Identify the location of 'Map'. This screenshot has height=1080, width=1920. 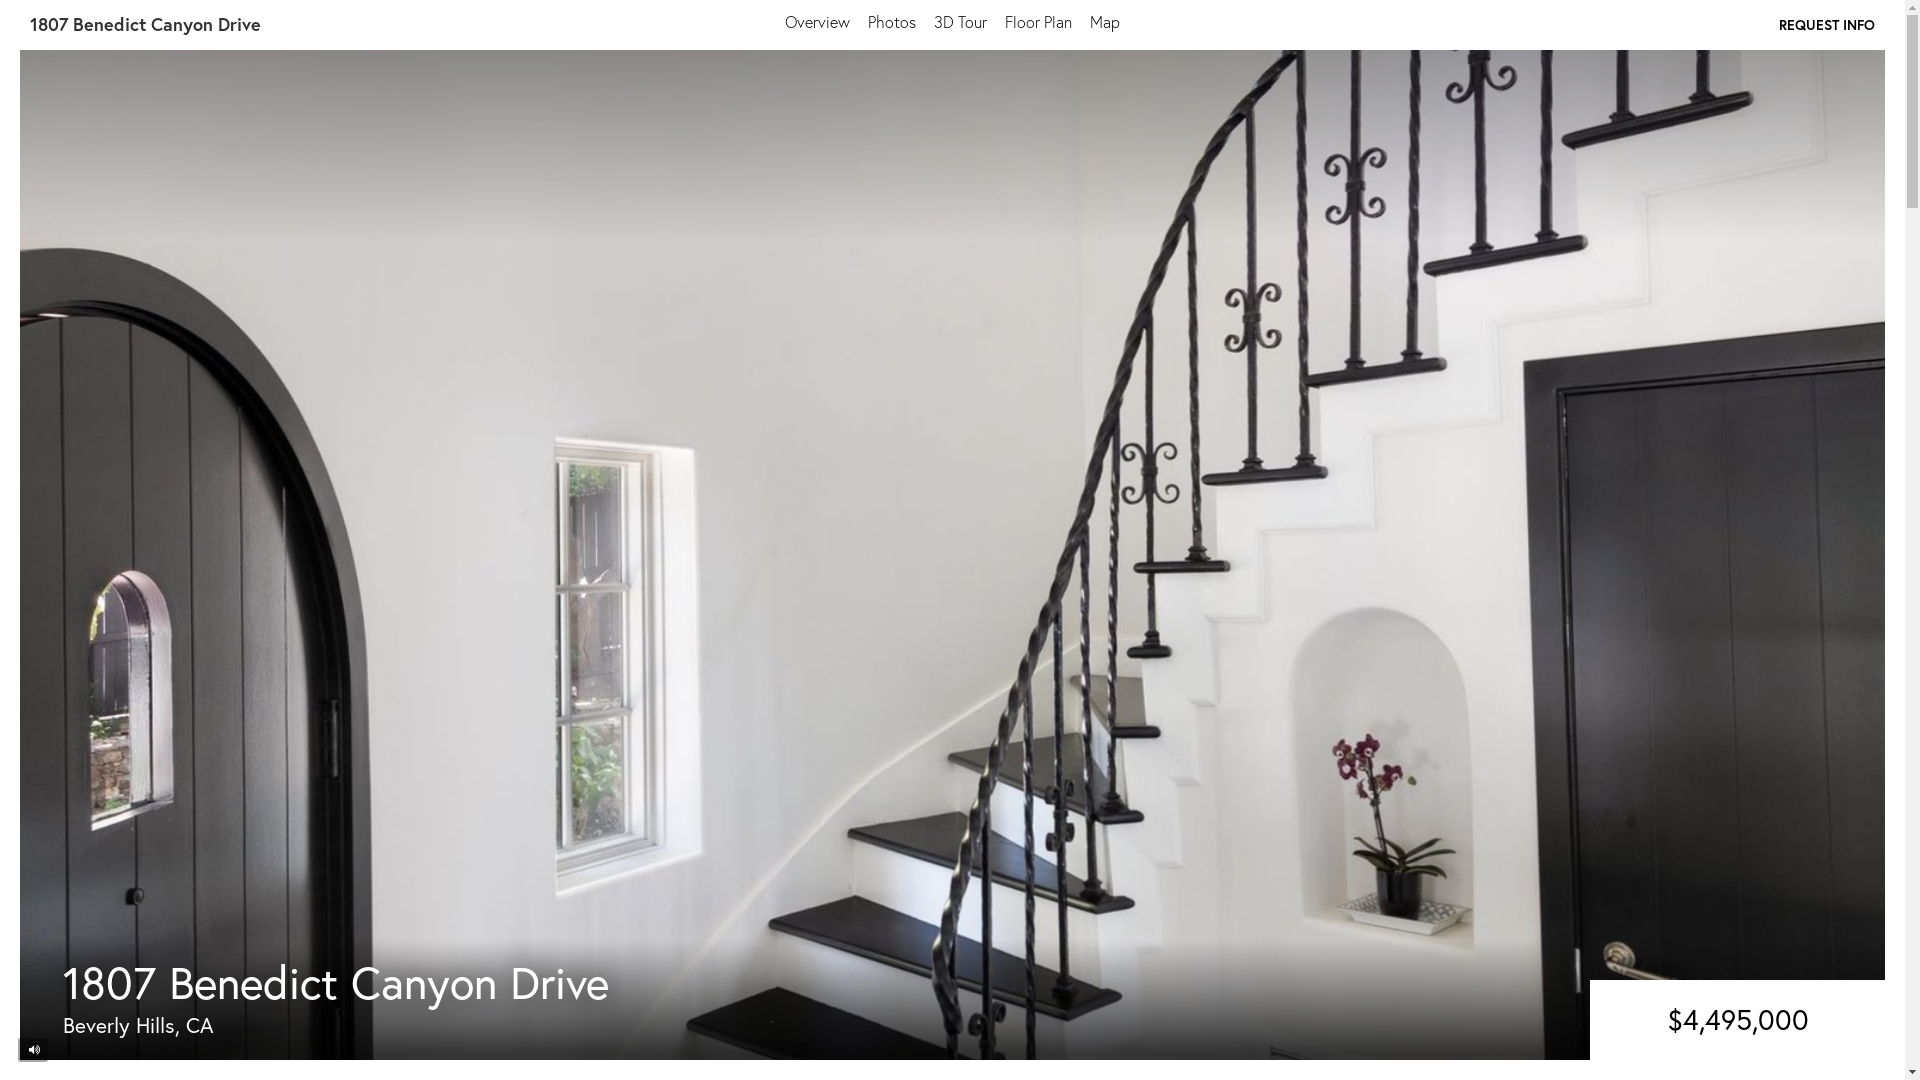
(1103, 21).